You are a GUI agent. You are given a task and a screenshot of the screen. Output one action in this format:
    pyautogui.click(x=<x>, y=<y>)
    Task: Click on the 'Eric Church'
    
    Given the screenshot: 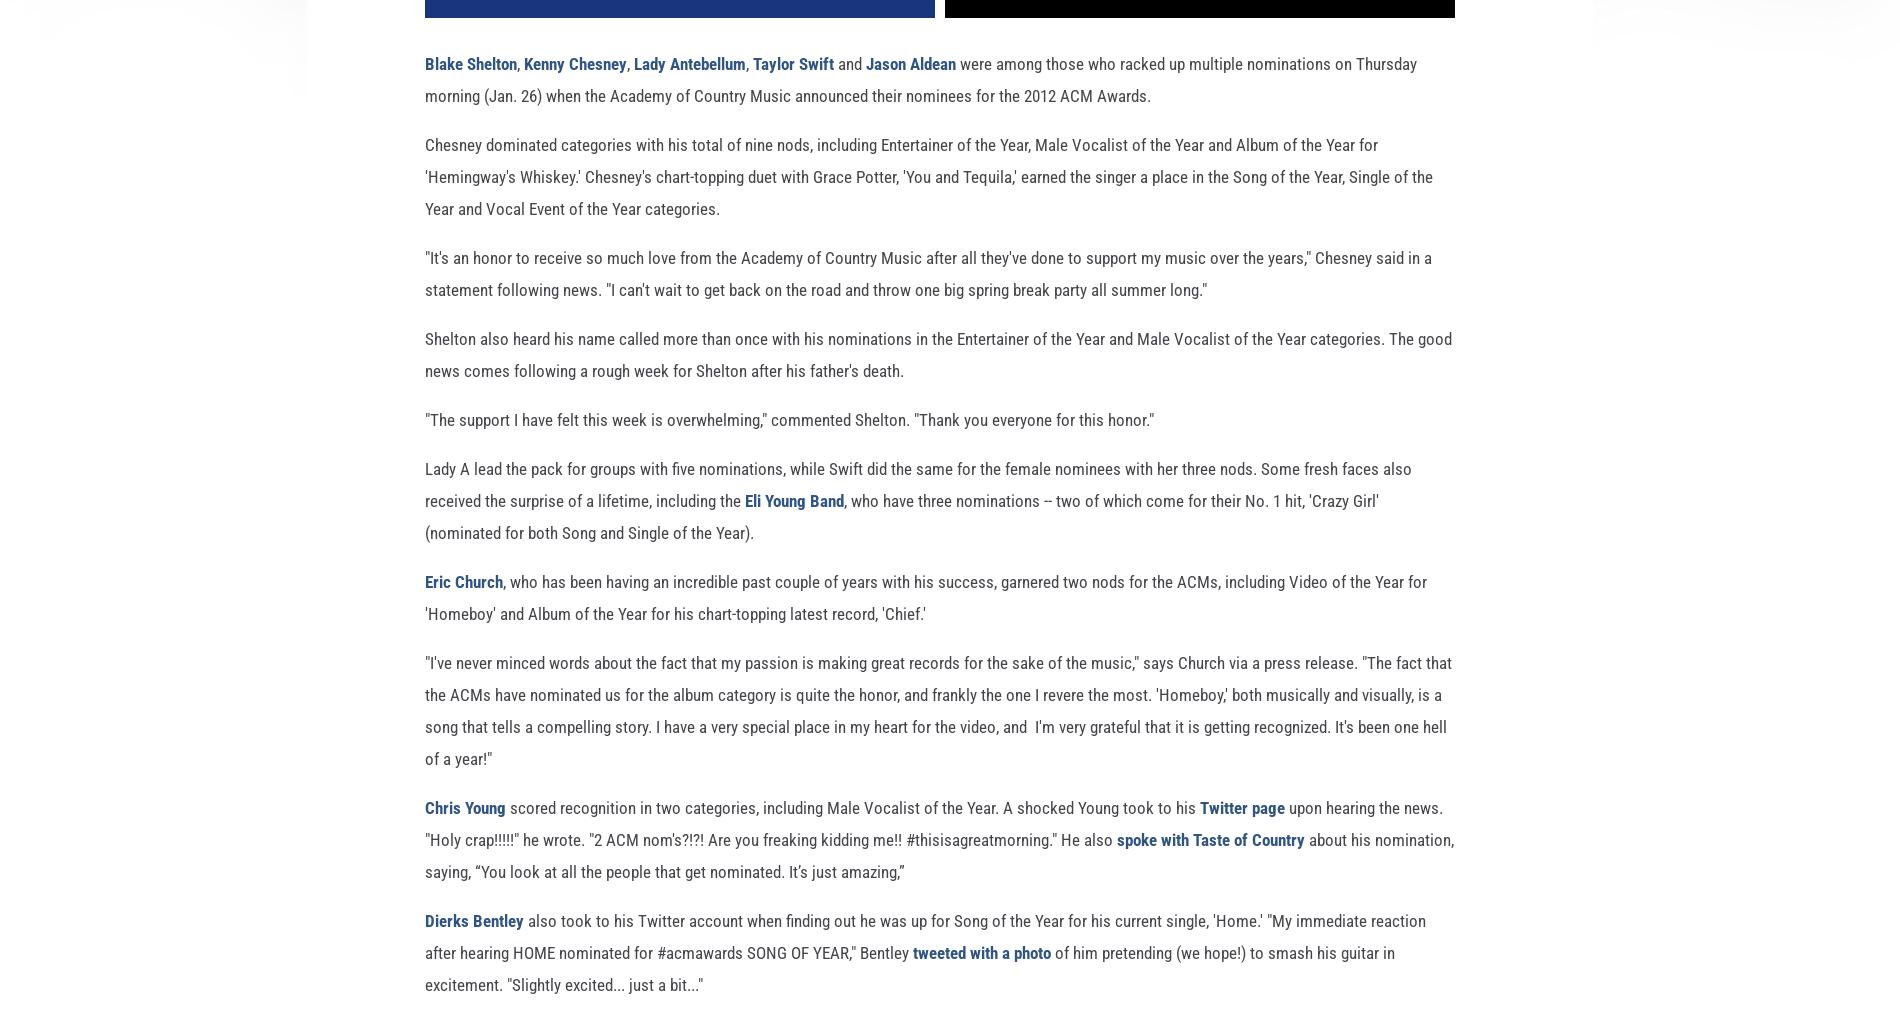 What is the action you would take?
    pyautogui.click(x=462, y=614)
    